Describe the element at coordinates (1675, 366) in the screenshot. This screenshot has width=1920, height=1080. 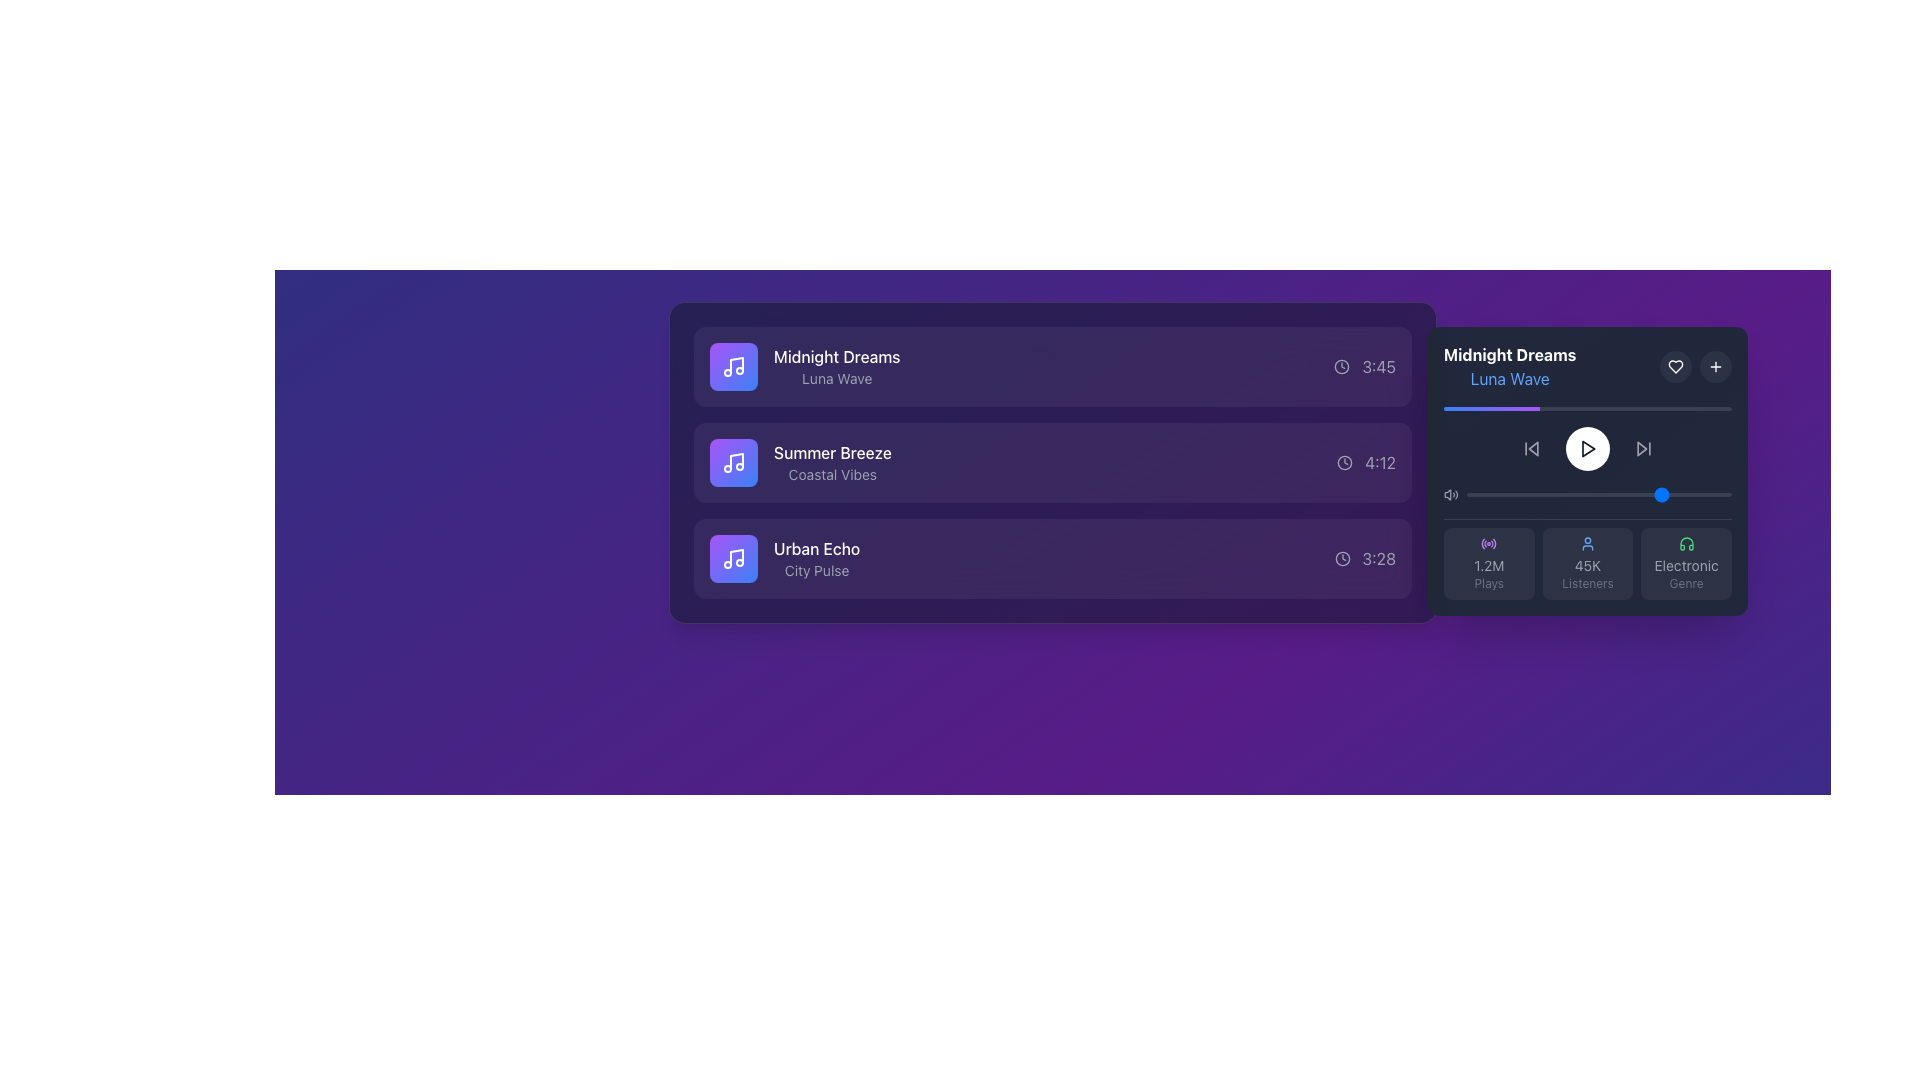
I see `the heart-shaped icon button in the top-right section of the music playback control panel` at that location.